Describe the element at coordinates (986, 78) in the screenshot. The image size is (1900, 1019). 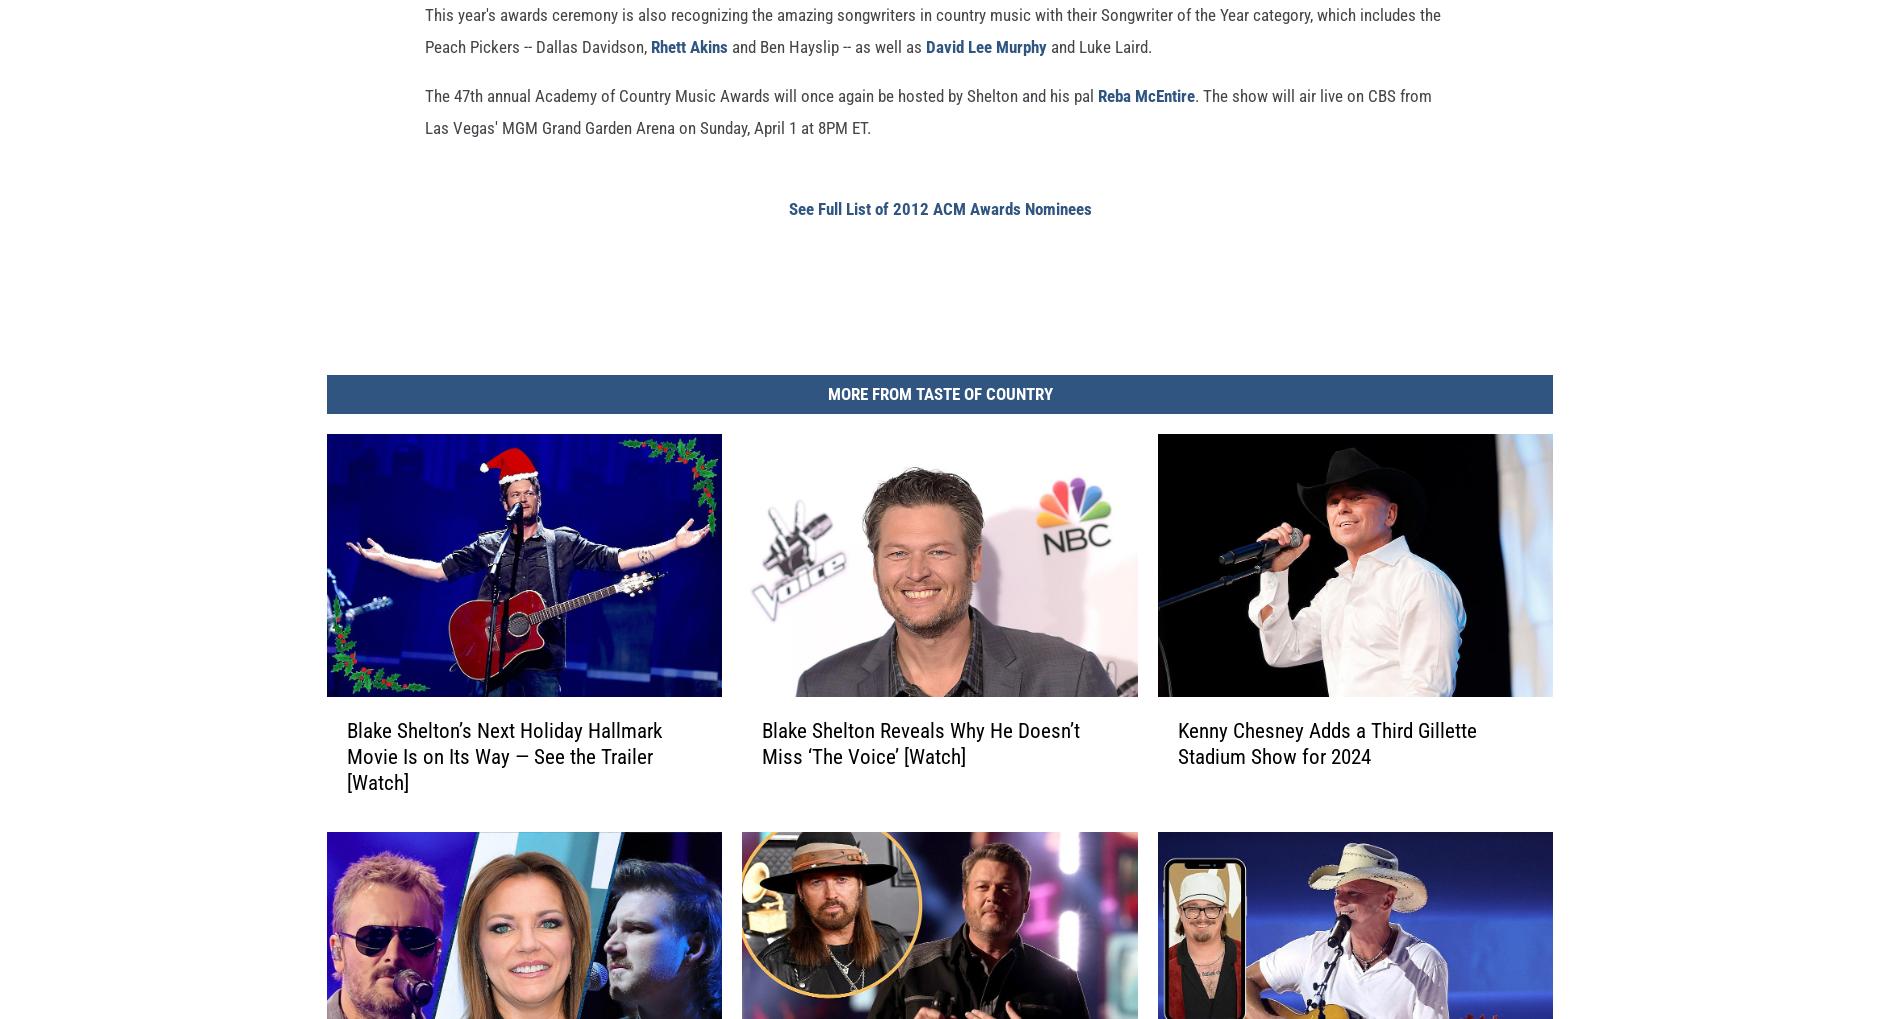
I see `'David Lee Murphy'` at that location.